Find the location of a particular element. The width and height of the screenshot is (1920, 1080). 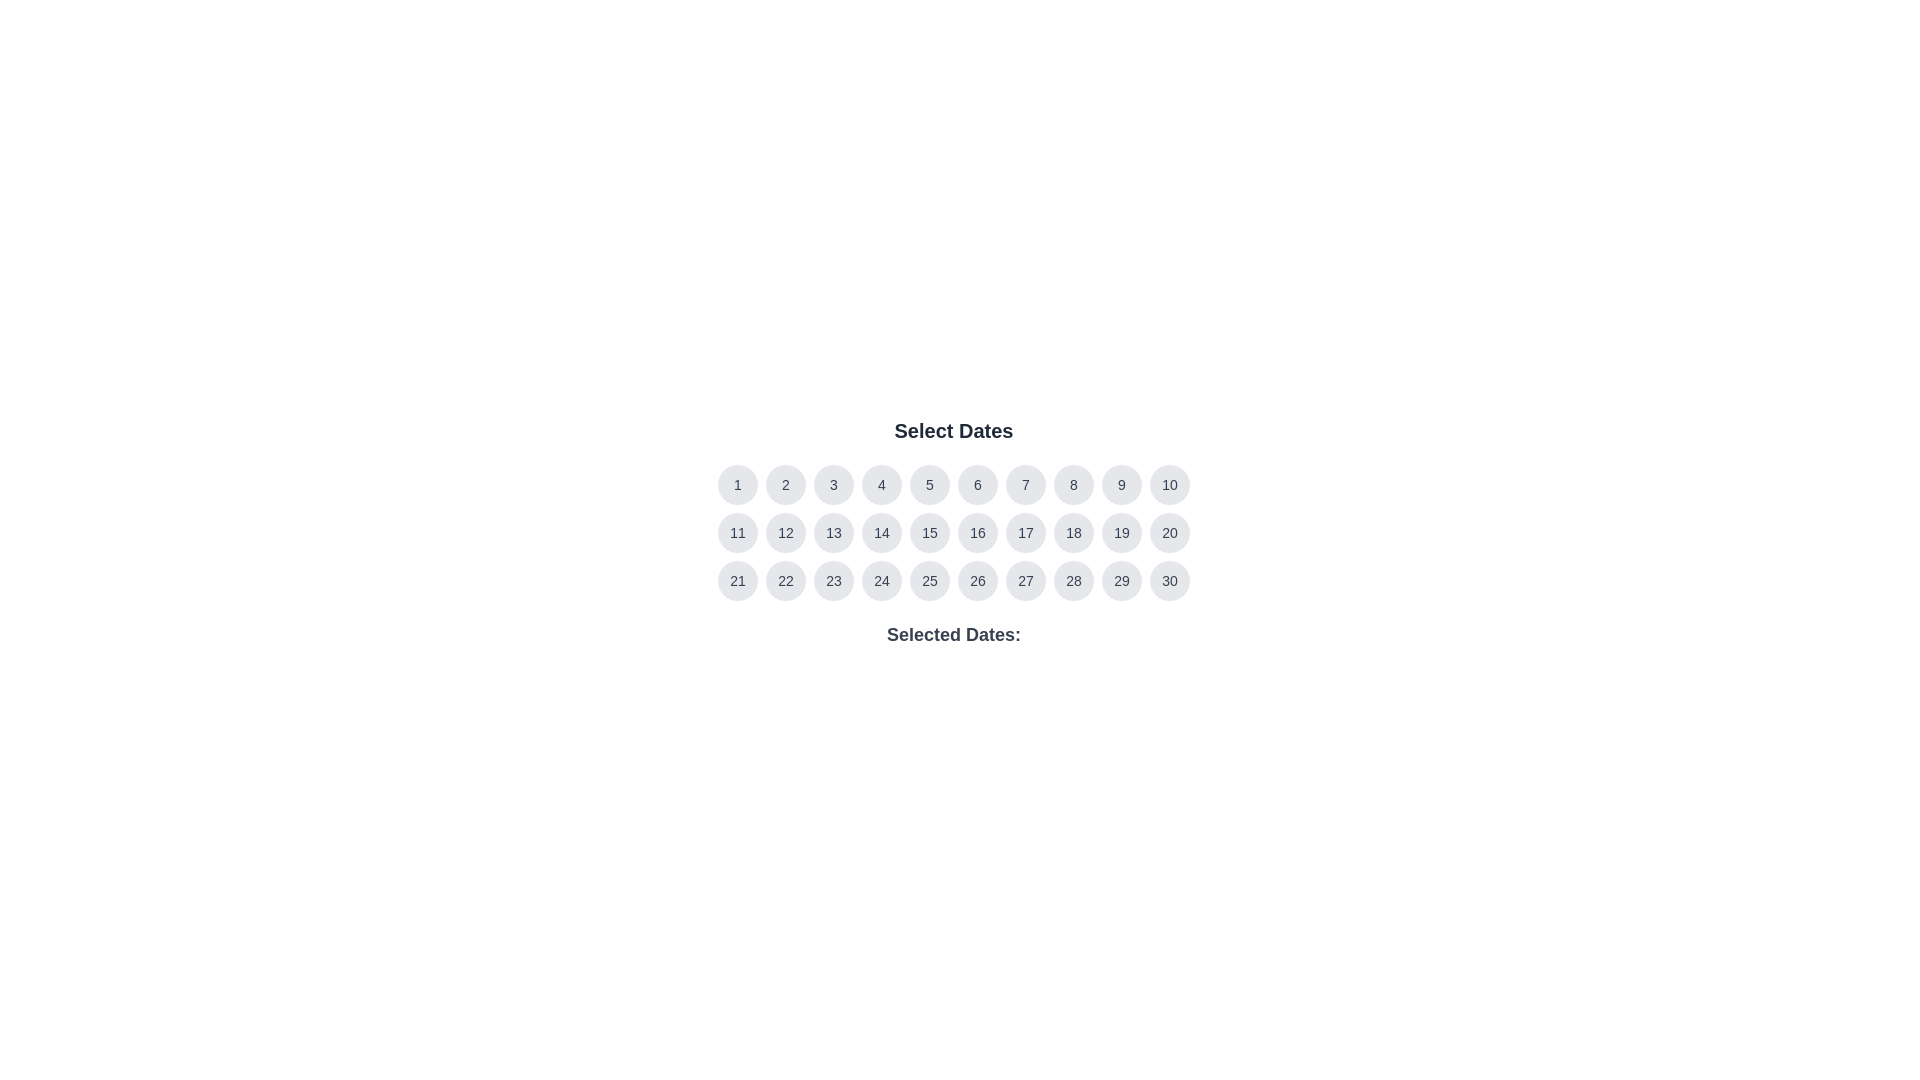

the circular button labeled '24' with a light gray background is located at coordinates (881, 581).